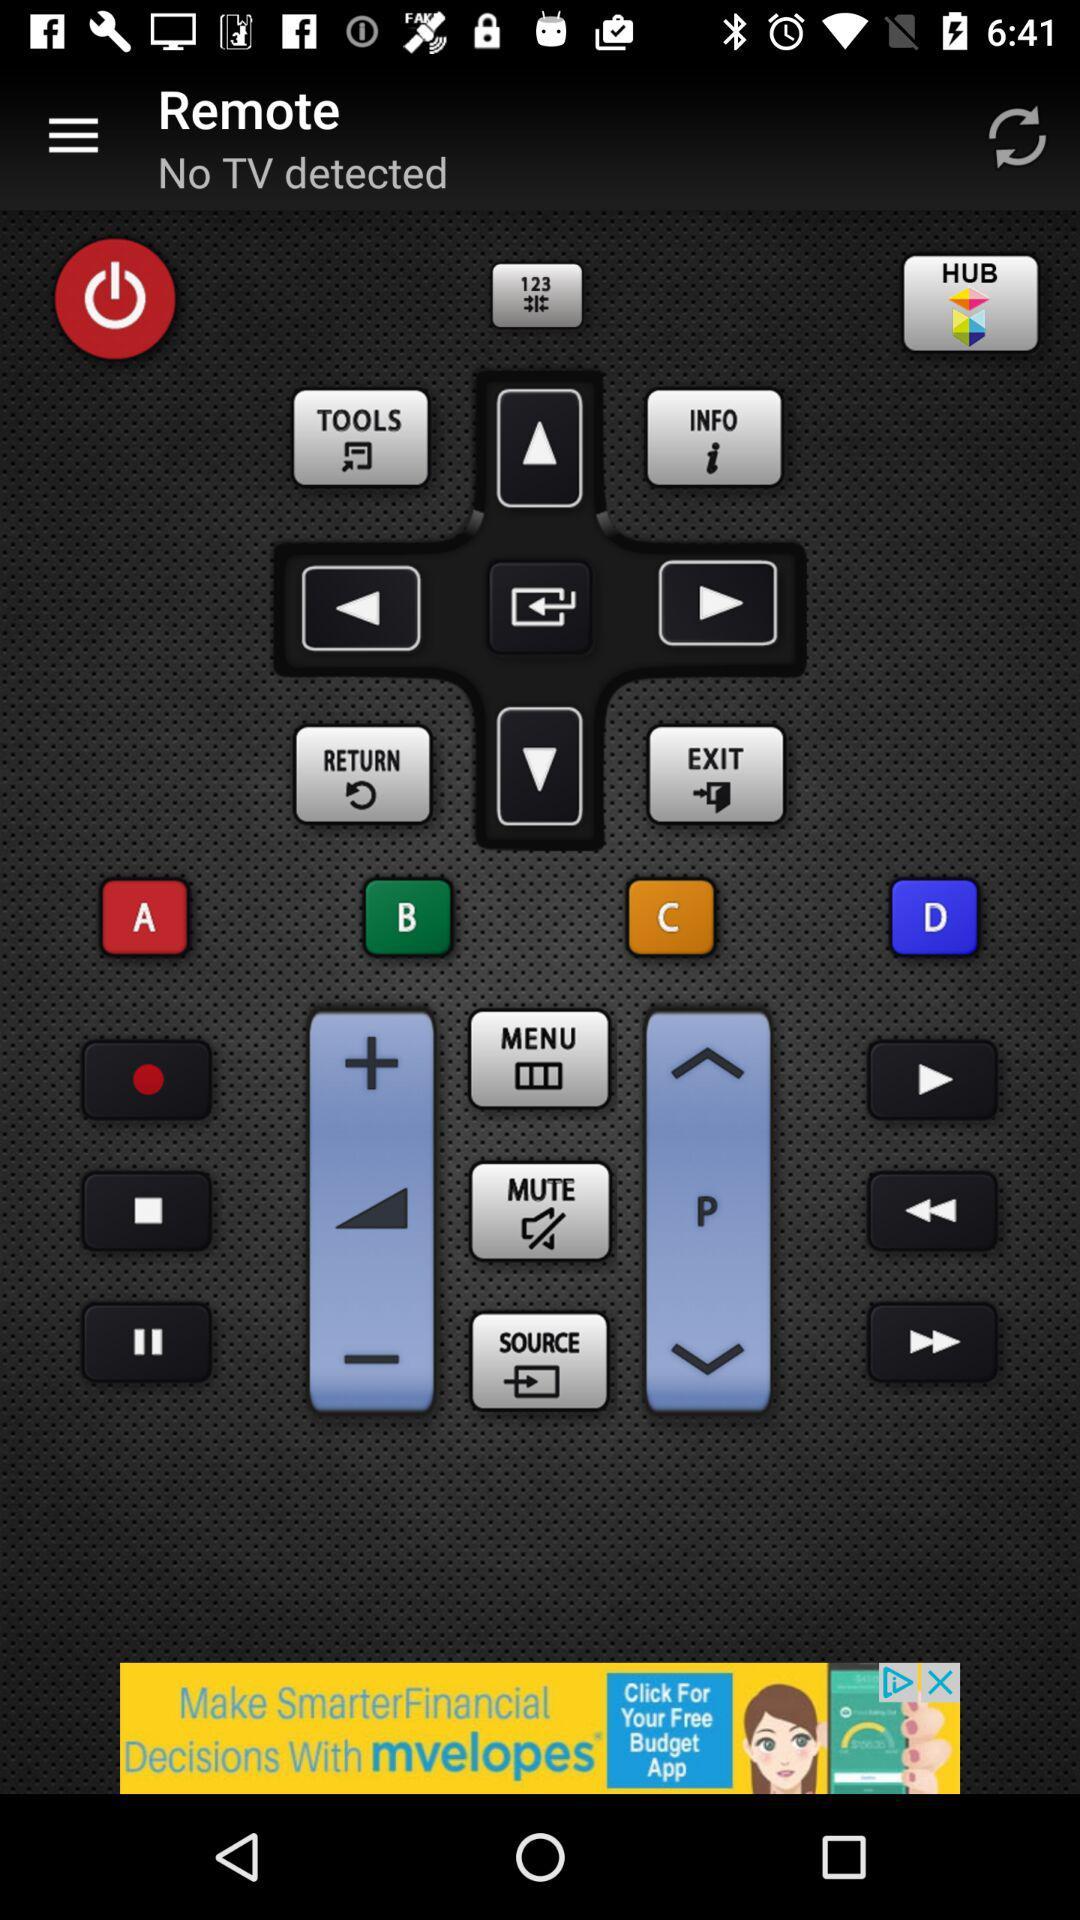  What do you see at coordinates (145, 1210) in the screenshot?
I see `stop` at bounding box center [145, 1210].